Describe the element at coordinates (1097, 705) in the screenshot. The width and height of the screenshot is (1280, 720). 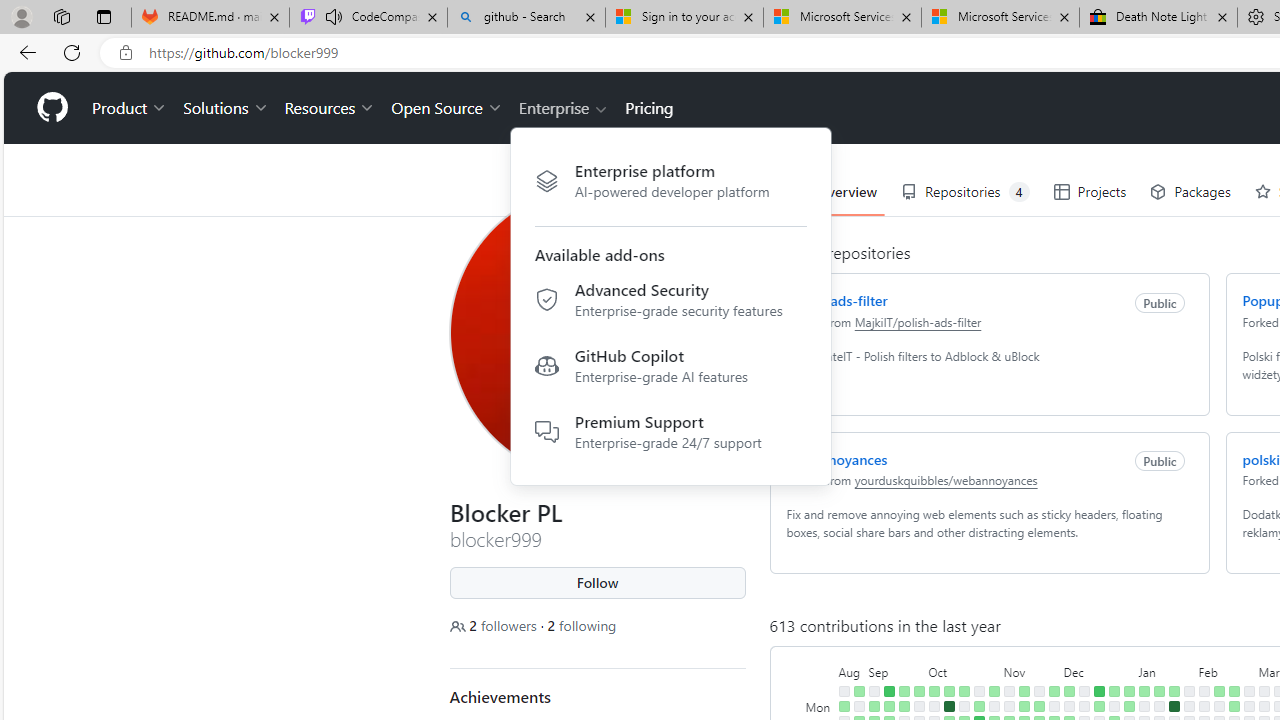
I see `'3 contributions on December 18th.'` at that location.